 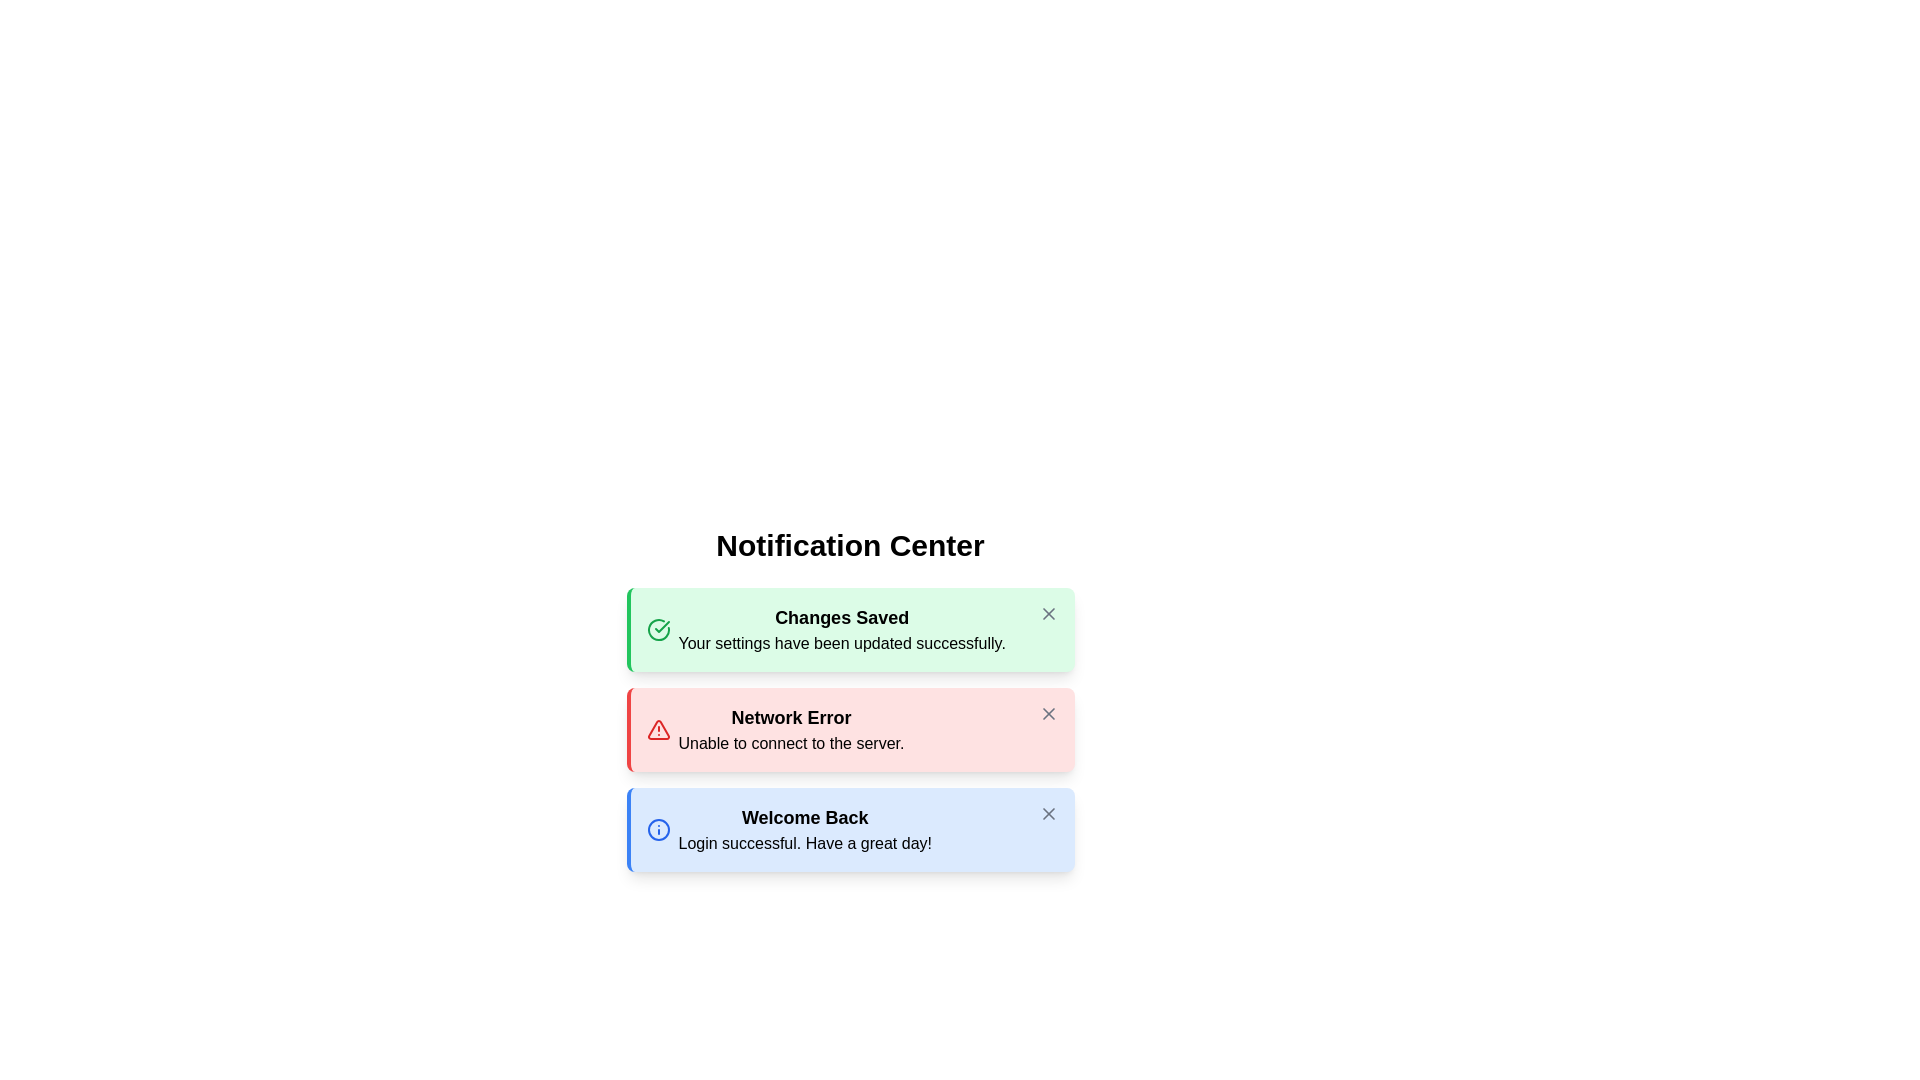 I want to click on the graphical circle component within the SVG icon that represents the notification's type or status, located on the left side of the 'Welcome Back' notification card, so click(x=658, y=829).